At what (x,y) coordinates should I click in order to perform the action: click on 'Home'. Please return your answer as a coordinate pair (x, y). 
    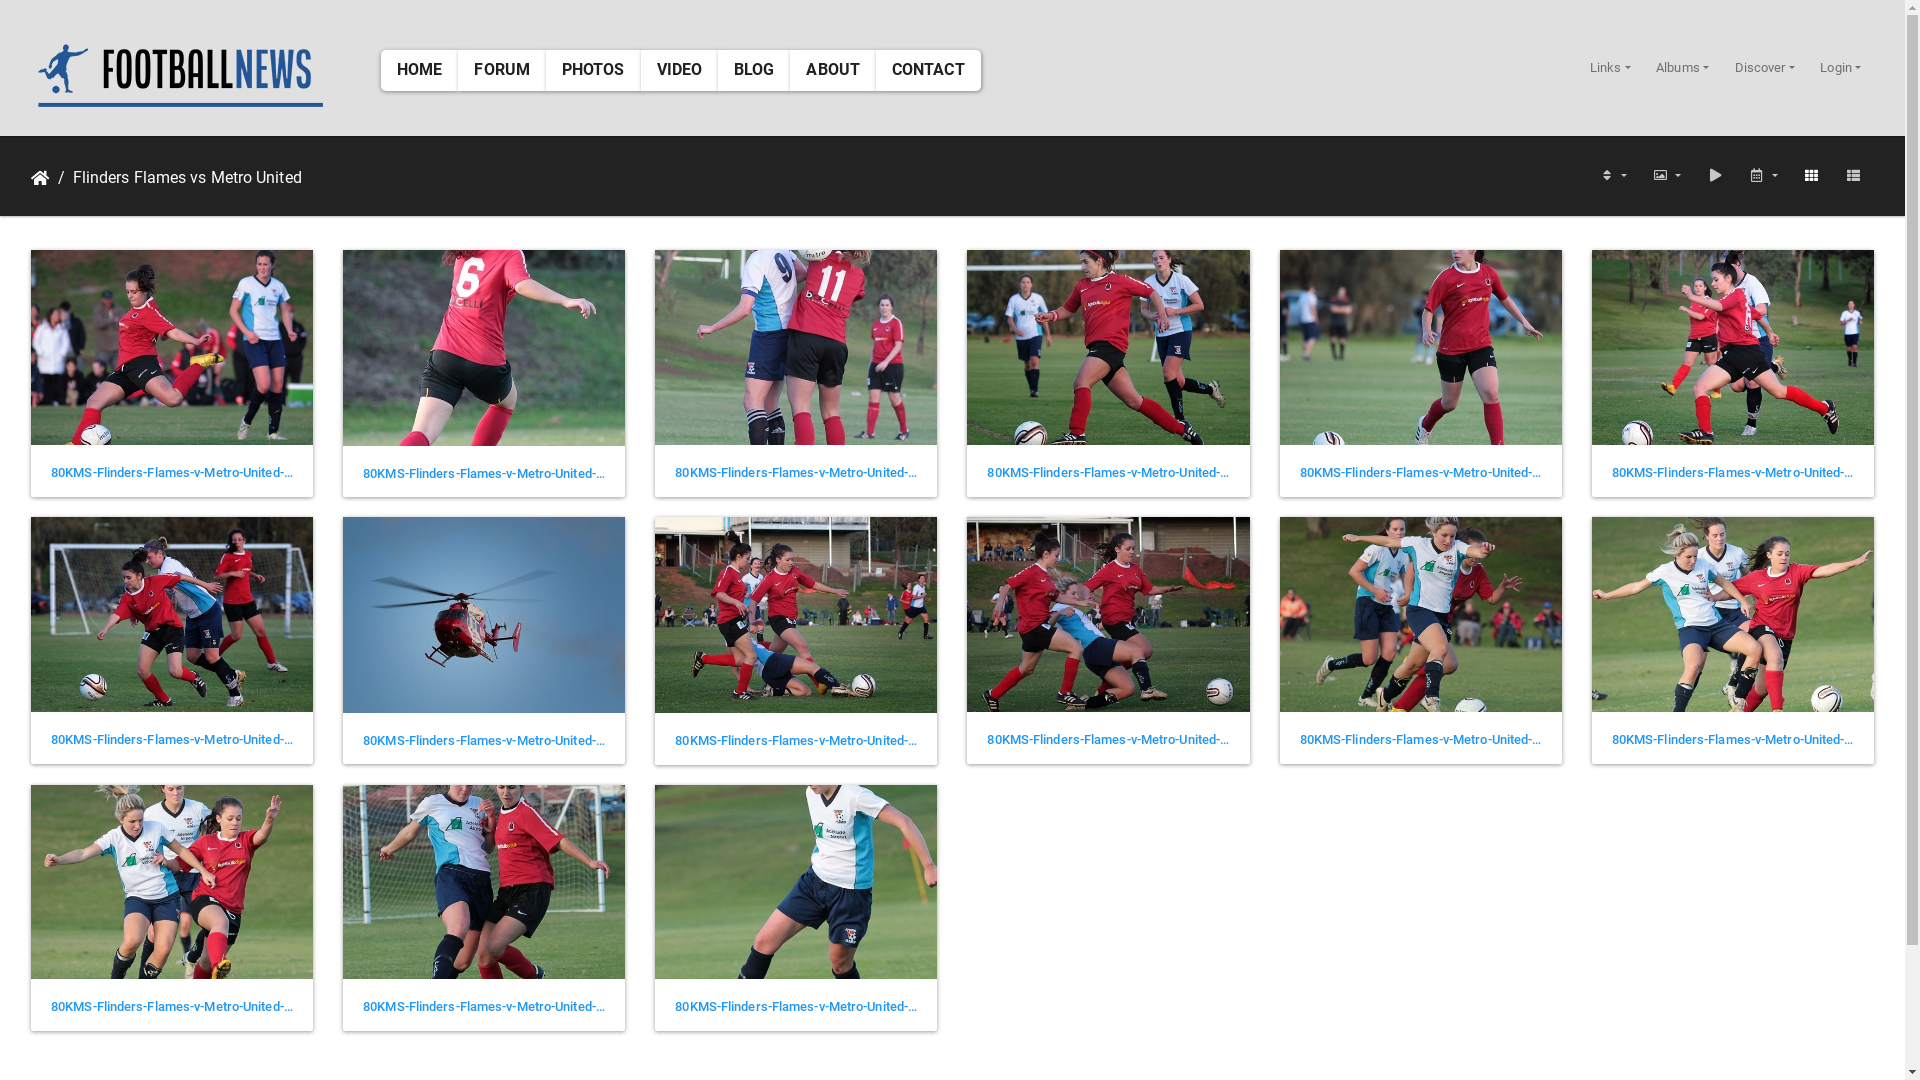
    Looking at the image, I should click on (40, 176).